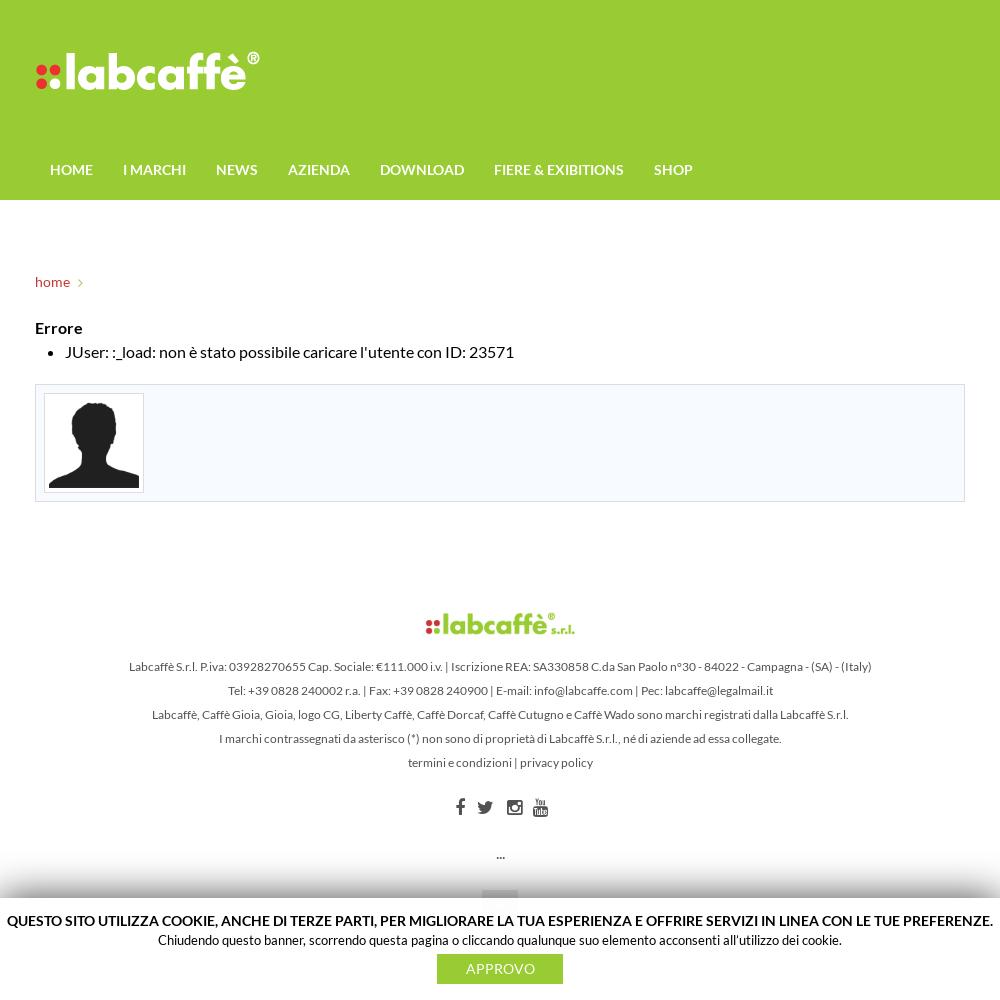 This screenshot has width=1000, height=1000. I want to click on 'HOME', so click(70, 169).